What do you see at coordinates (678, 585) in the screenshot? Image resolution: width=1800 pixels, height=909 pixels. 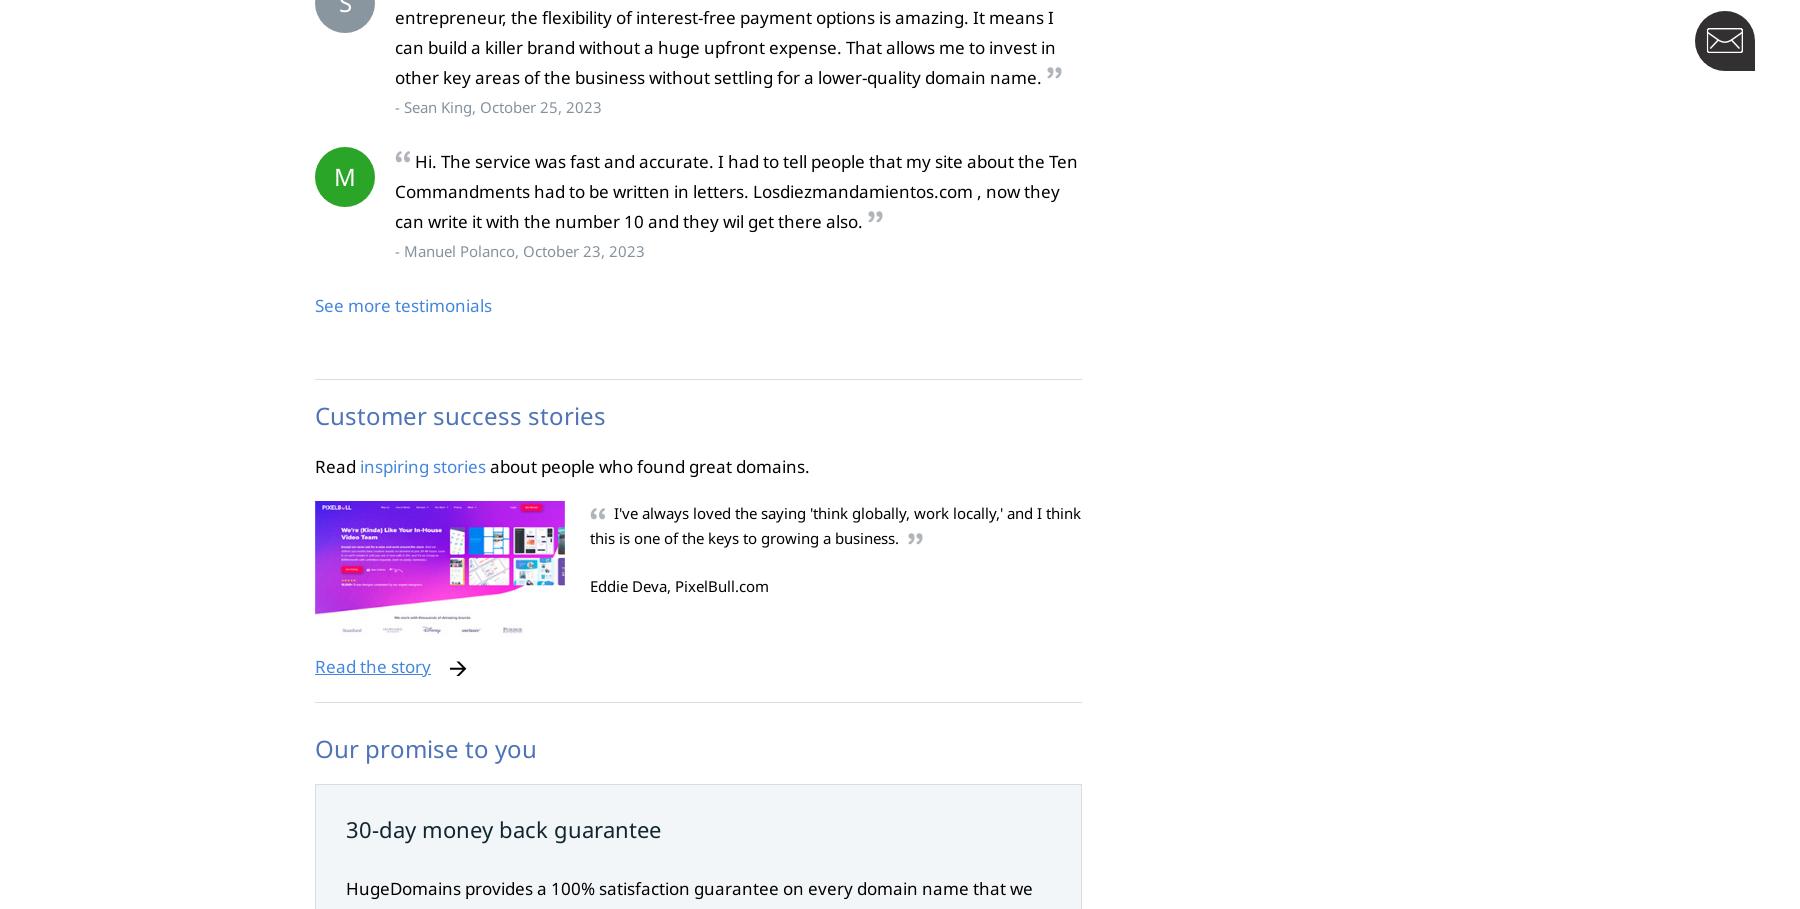 I see `'Eddie Deva, PixelBull.com'` at bounding box center [678, 585].